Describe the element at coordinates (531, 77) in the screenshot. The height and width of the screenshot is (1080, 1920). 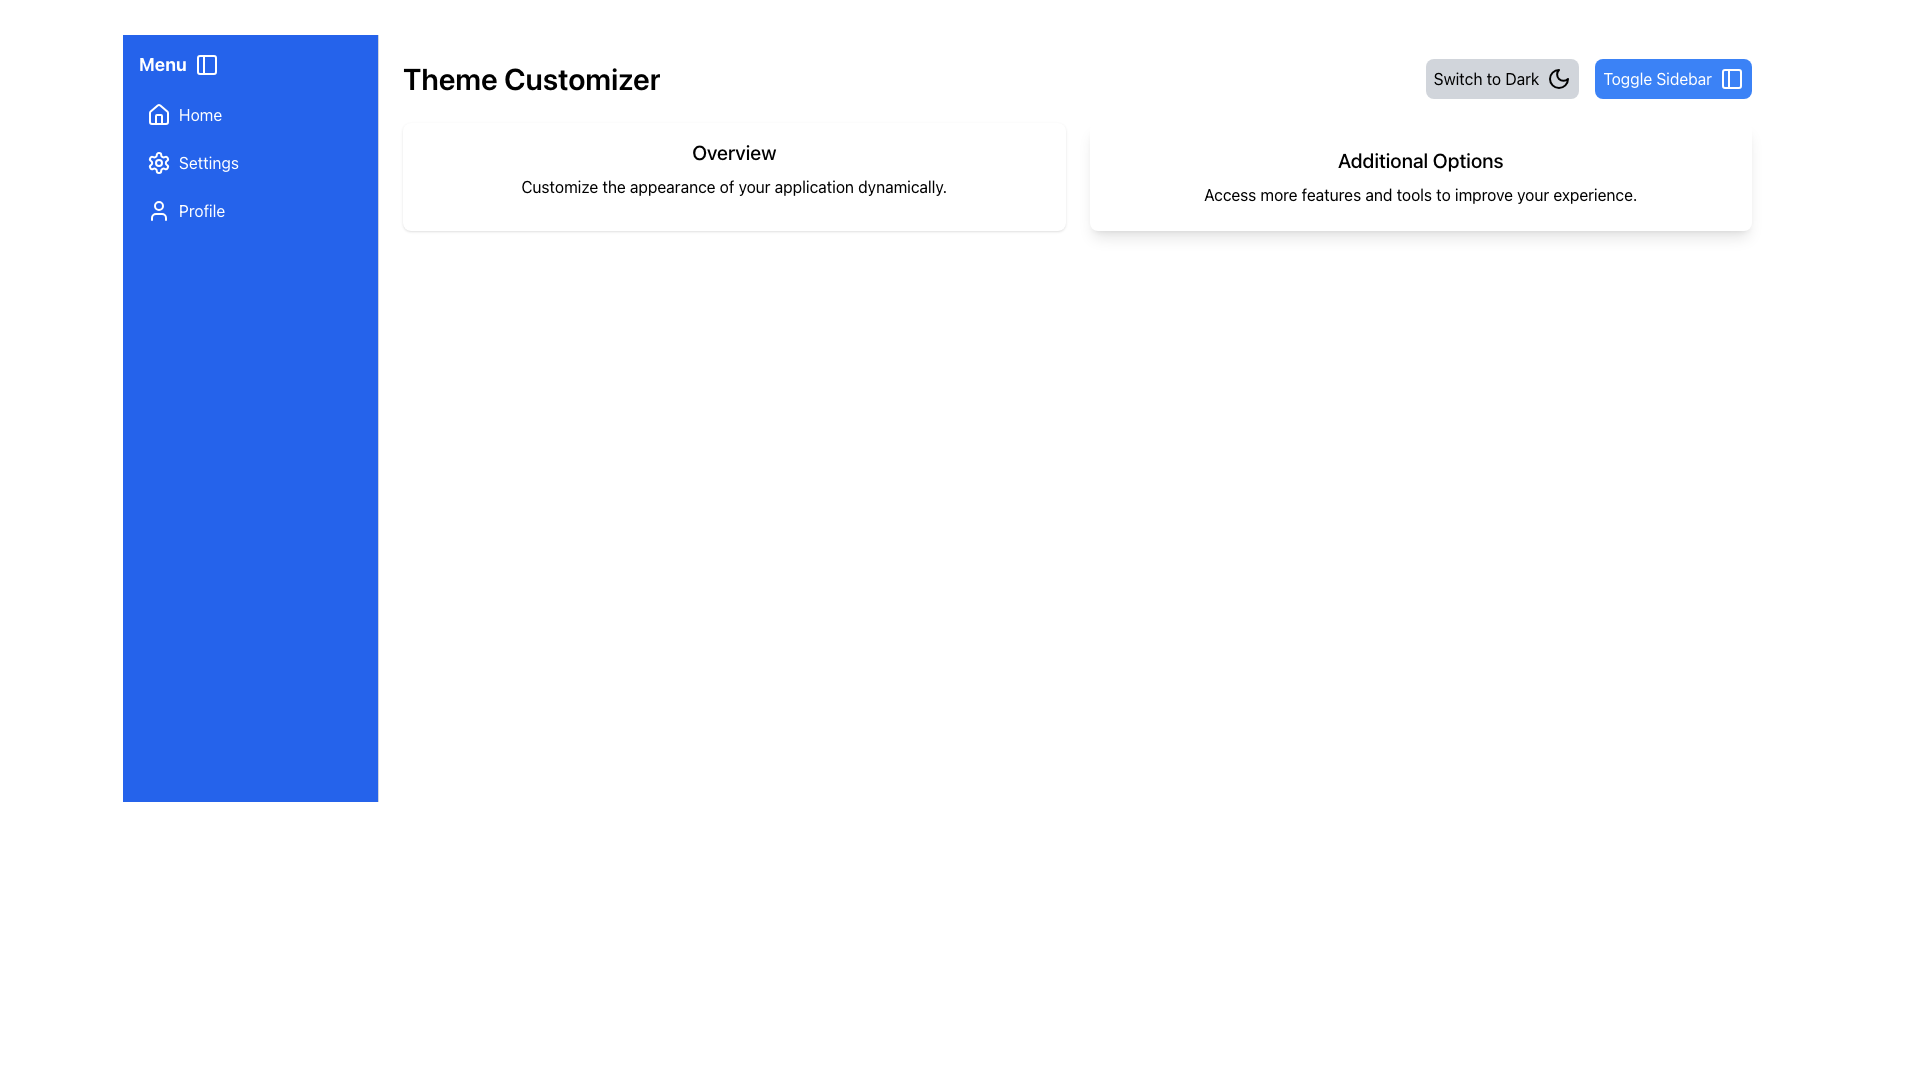
I see `the title text element located at the top-left section of the central content area, providing context for the content below` at that location.